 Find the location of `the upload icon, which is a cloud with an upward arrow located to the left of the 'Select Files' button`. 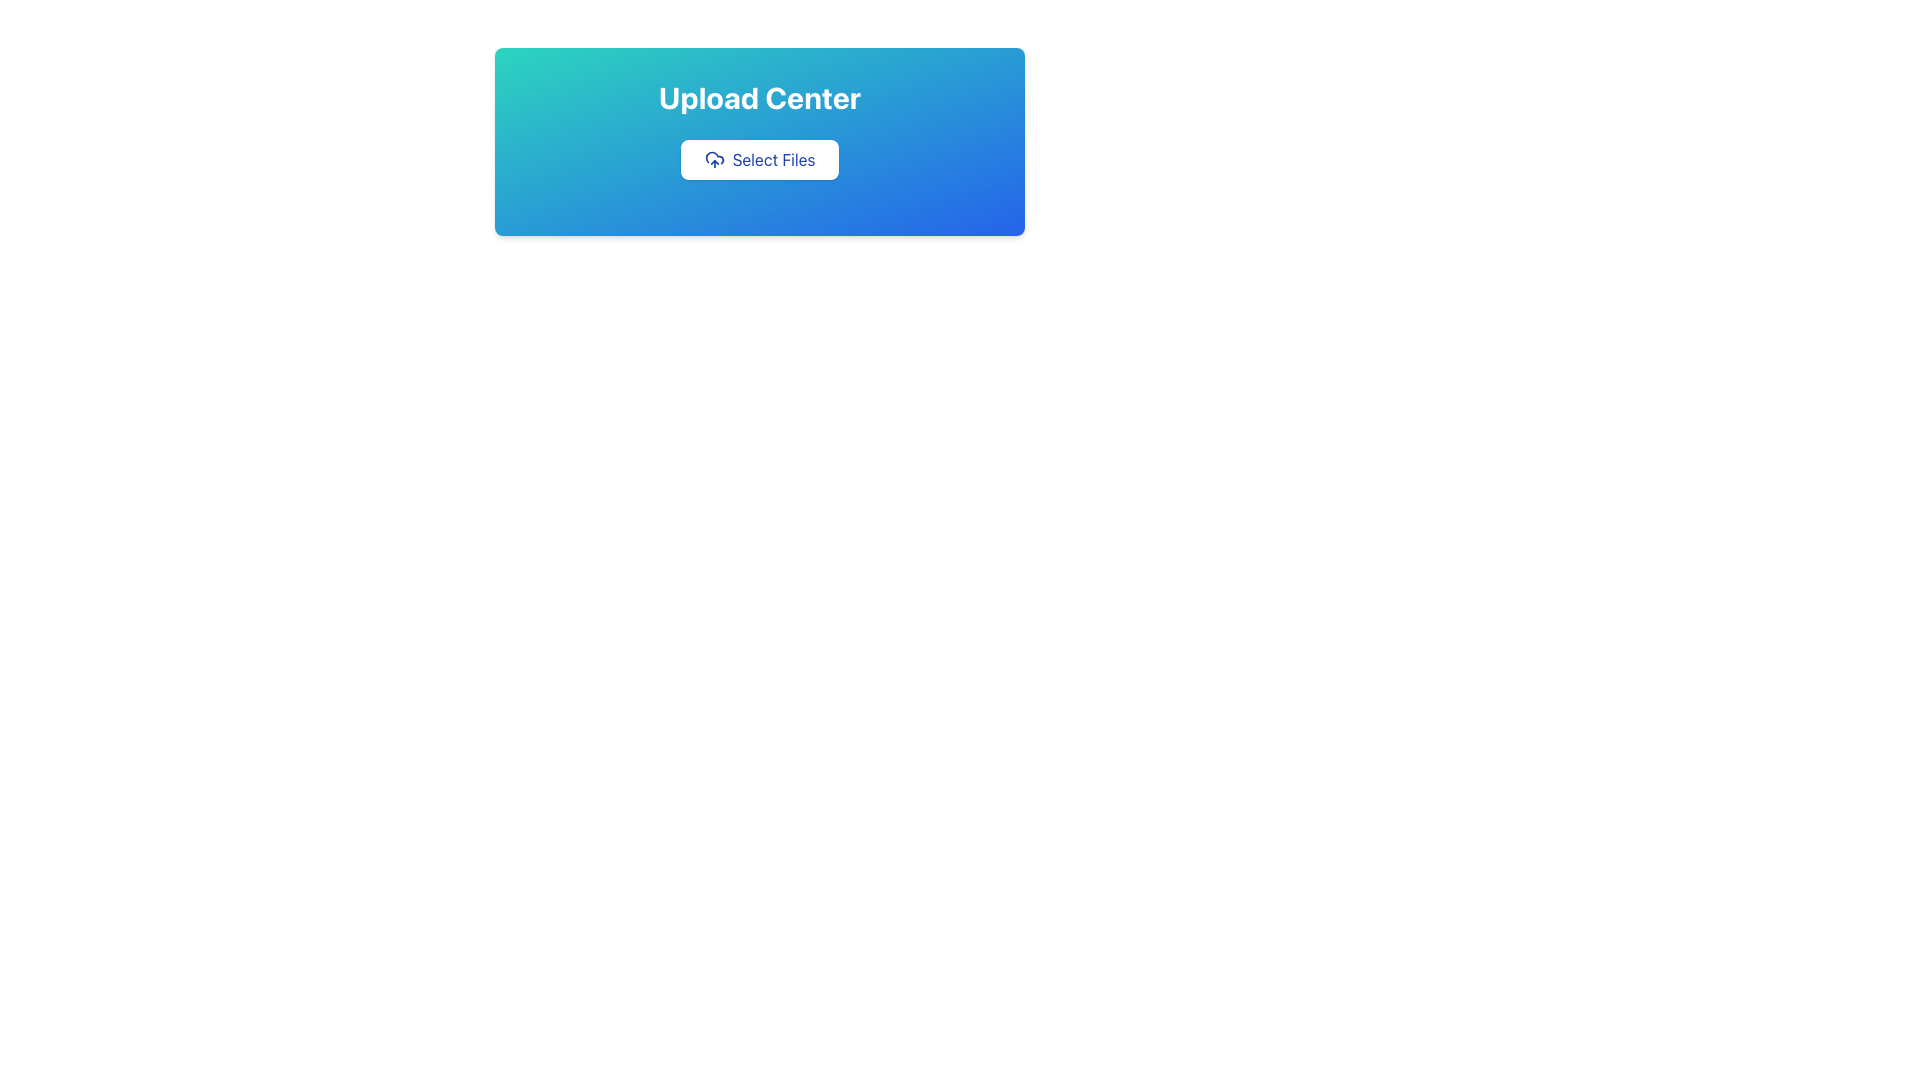

the upload icon, which is a cloud with an upward arrow located to the left of the 'Select Files' button is located at coordinates (714, 158).